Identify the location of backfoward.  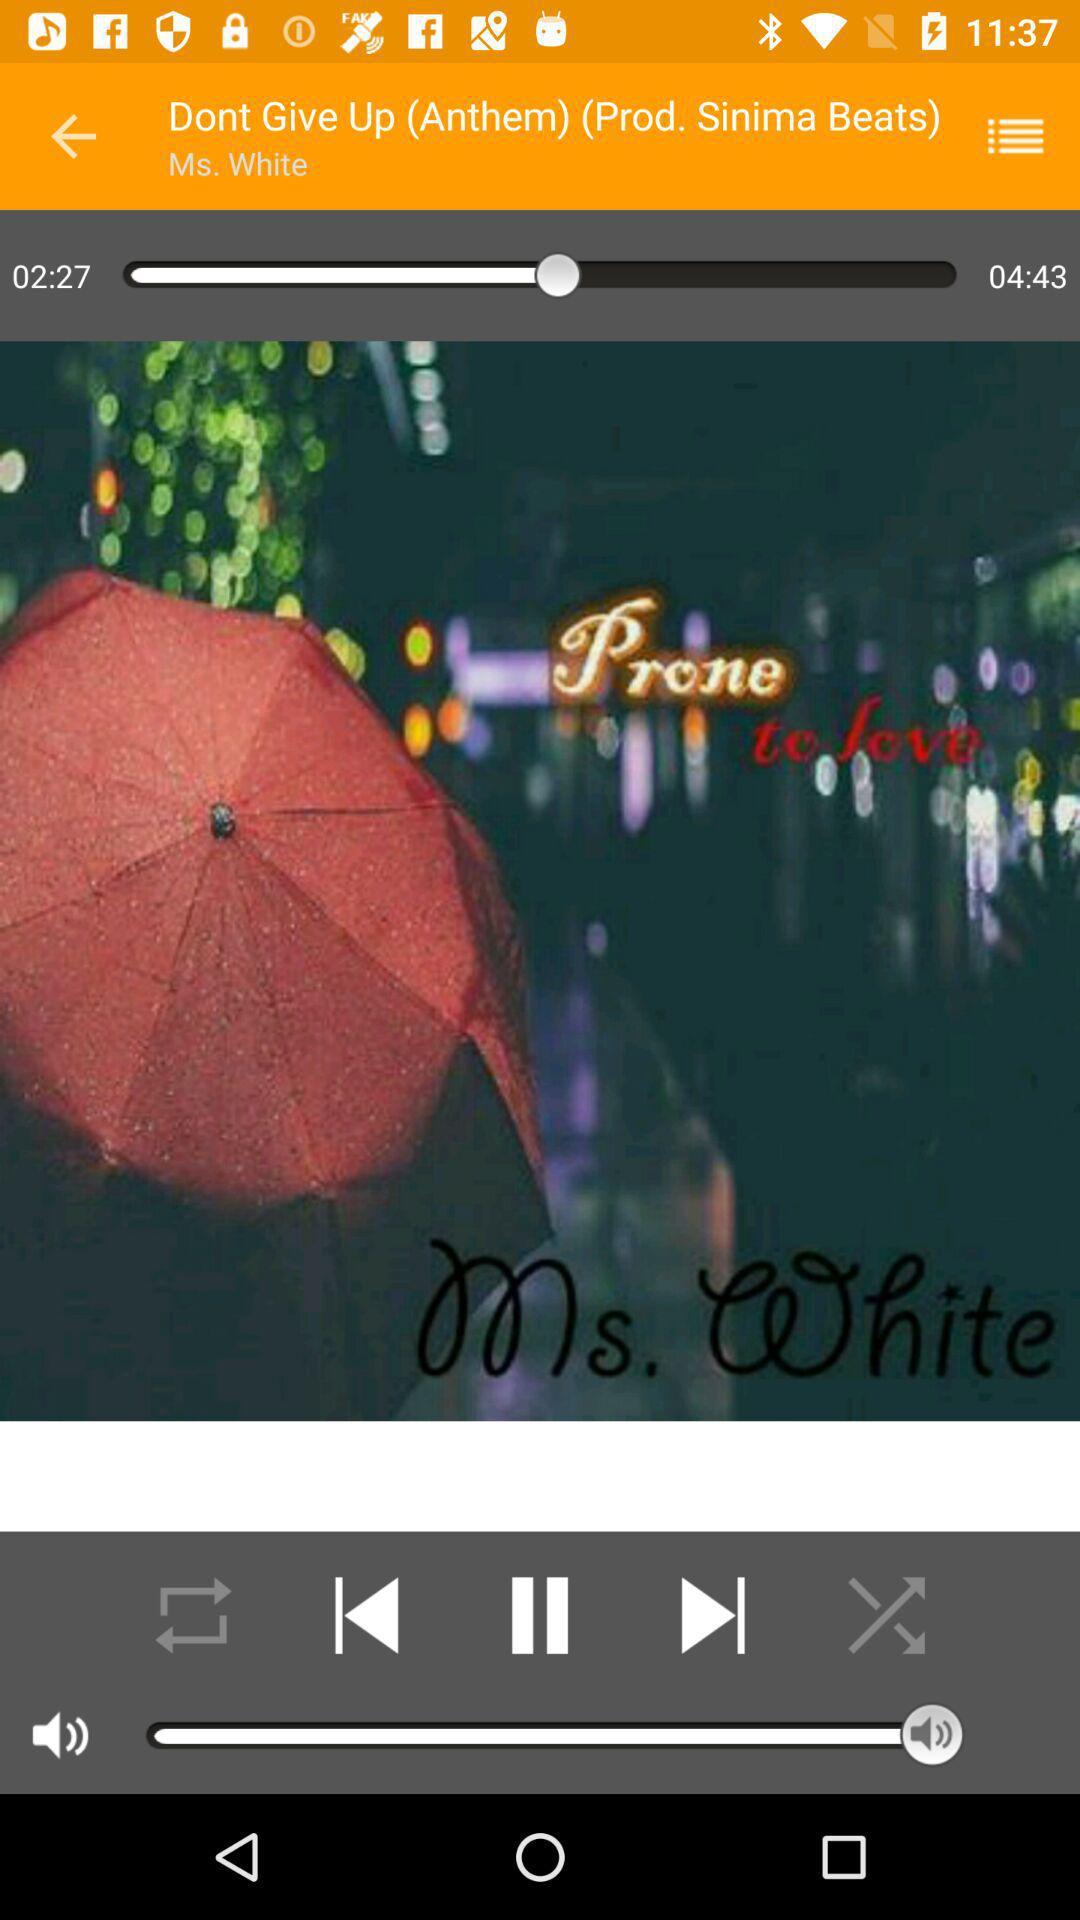
(366, 1615).